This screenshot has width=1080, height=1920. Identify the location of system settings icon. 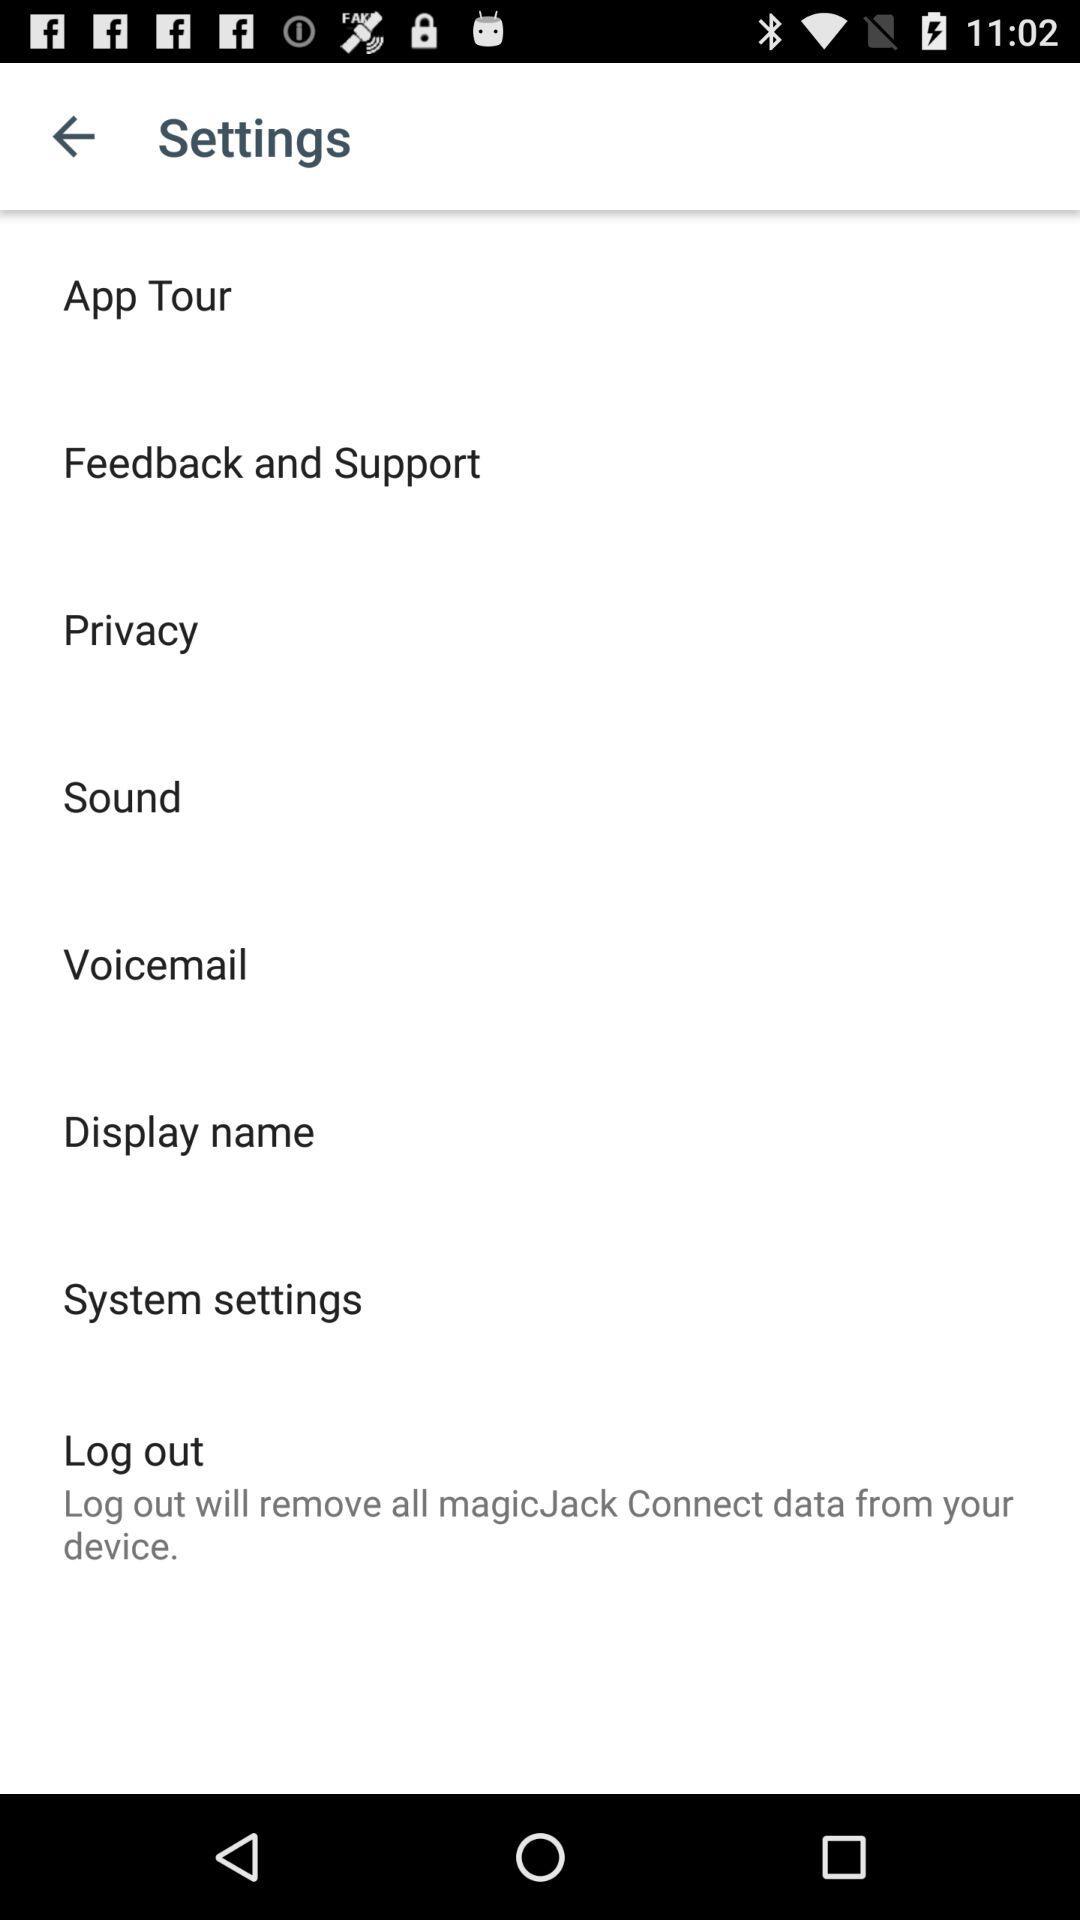
(212, 1297).